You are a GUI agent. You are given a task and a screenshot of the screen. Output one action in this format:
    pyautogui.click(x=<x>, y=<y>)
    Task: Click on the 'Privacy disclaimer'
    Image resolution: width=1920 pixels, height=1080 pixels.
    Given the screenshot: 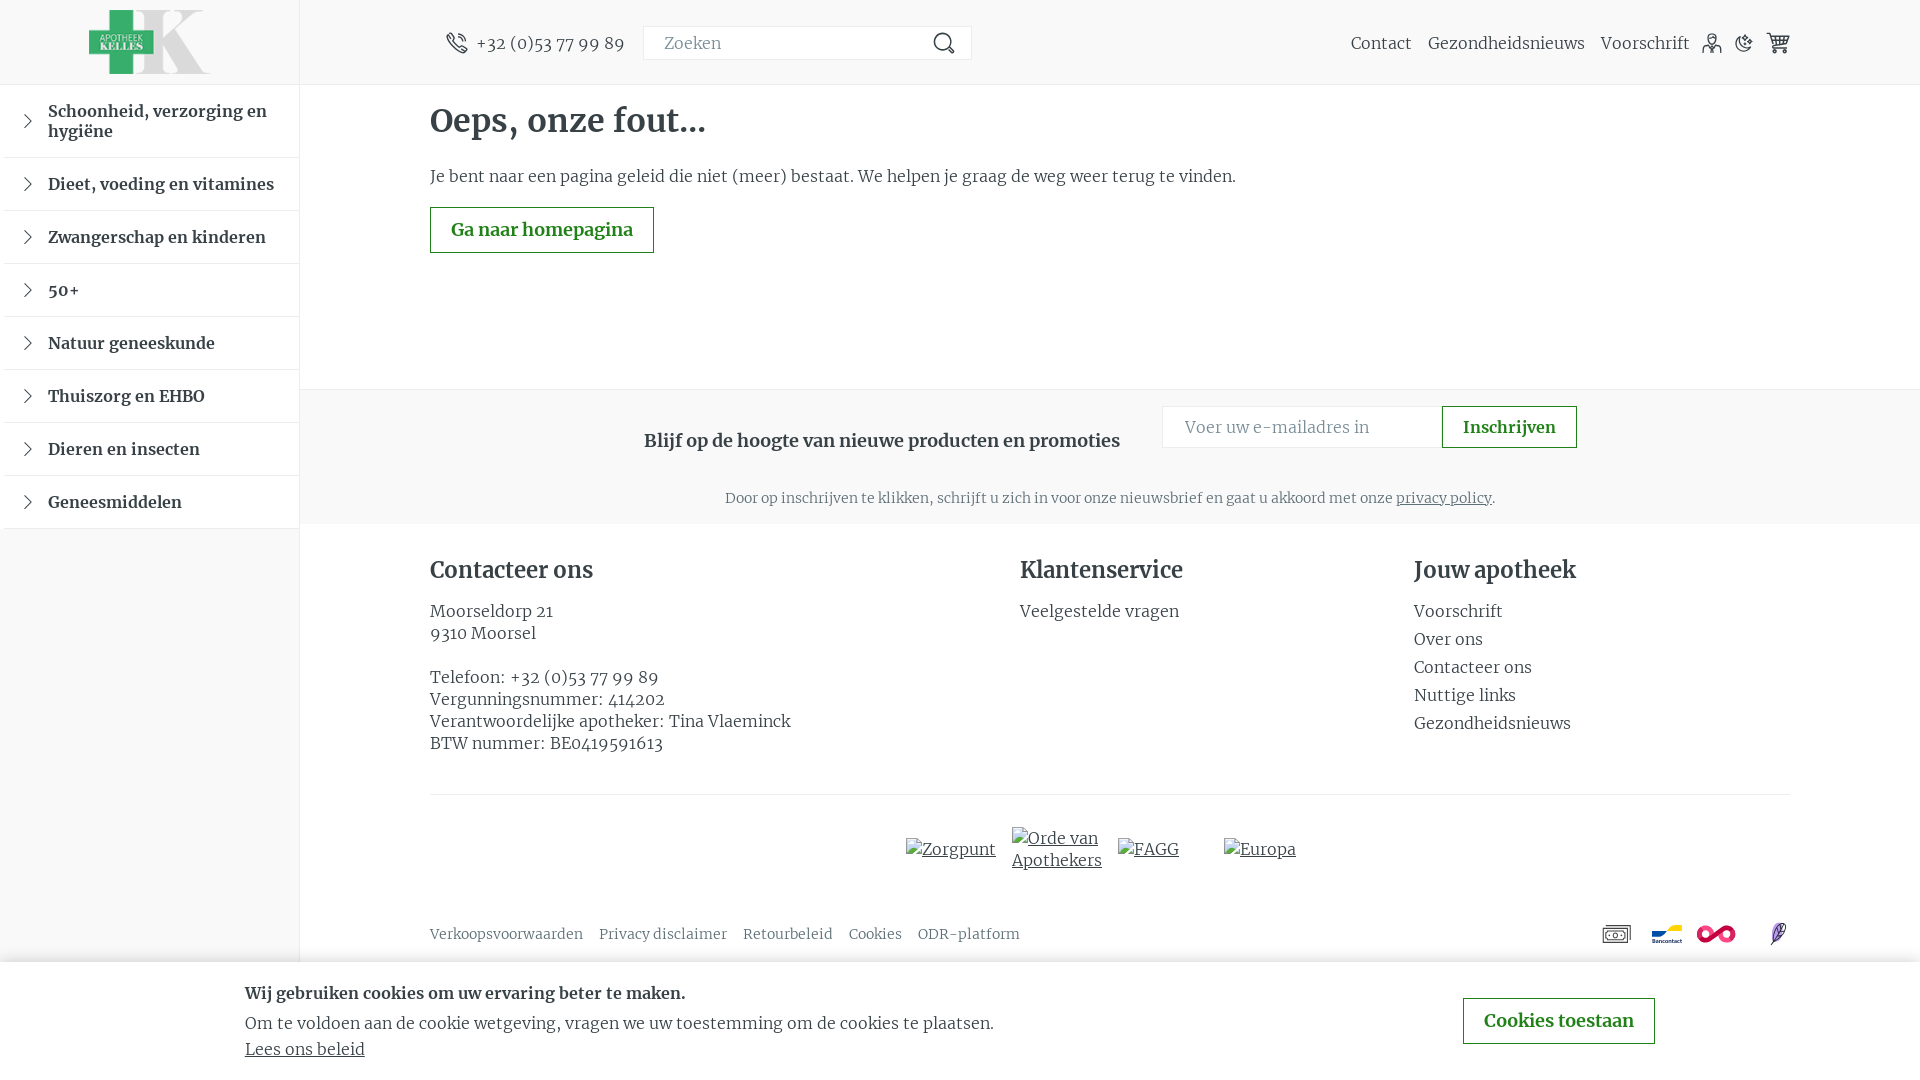 What is the action you would take?
    pyautogui.click(x=662, y=933)
    